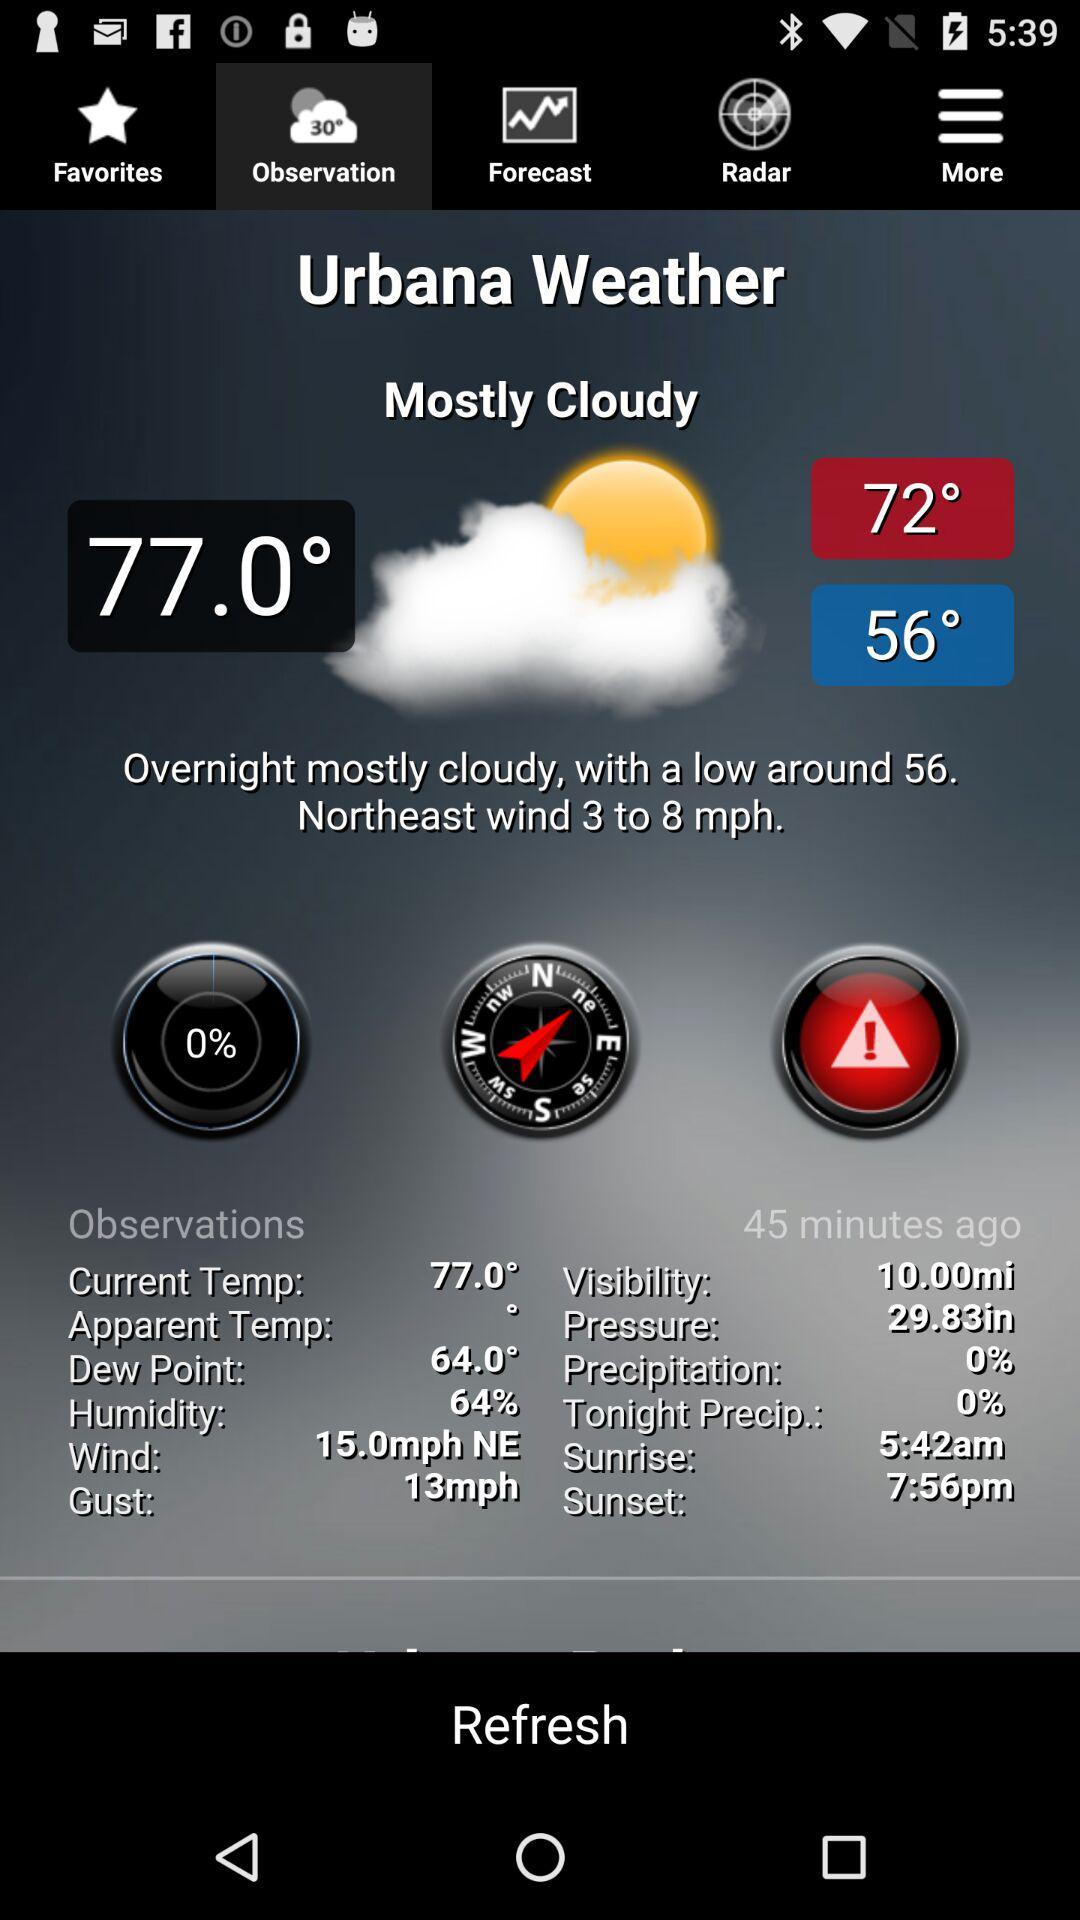 This screenshot has width=1080, height=1920. I want to click on open menu, so click(540, 127).